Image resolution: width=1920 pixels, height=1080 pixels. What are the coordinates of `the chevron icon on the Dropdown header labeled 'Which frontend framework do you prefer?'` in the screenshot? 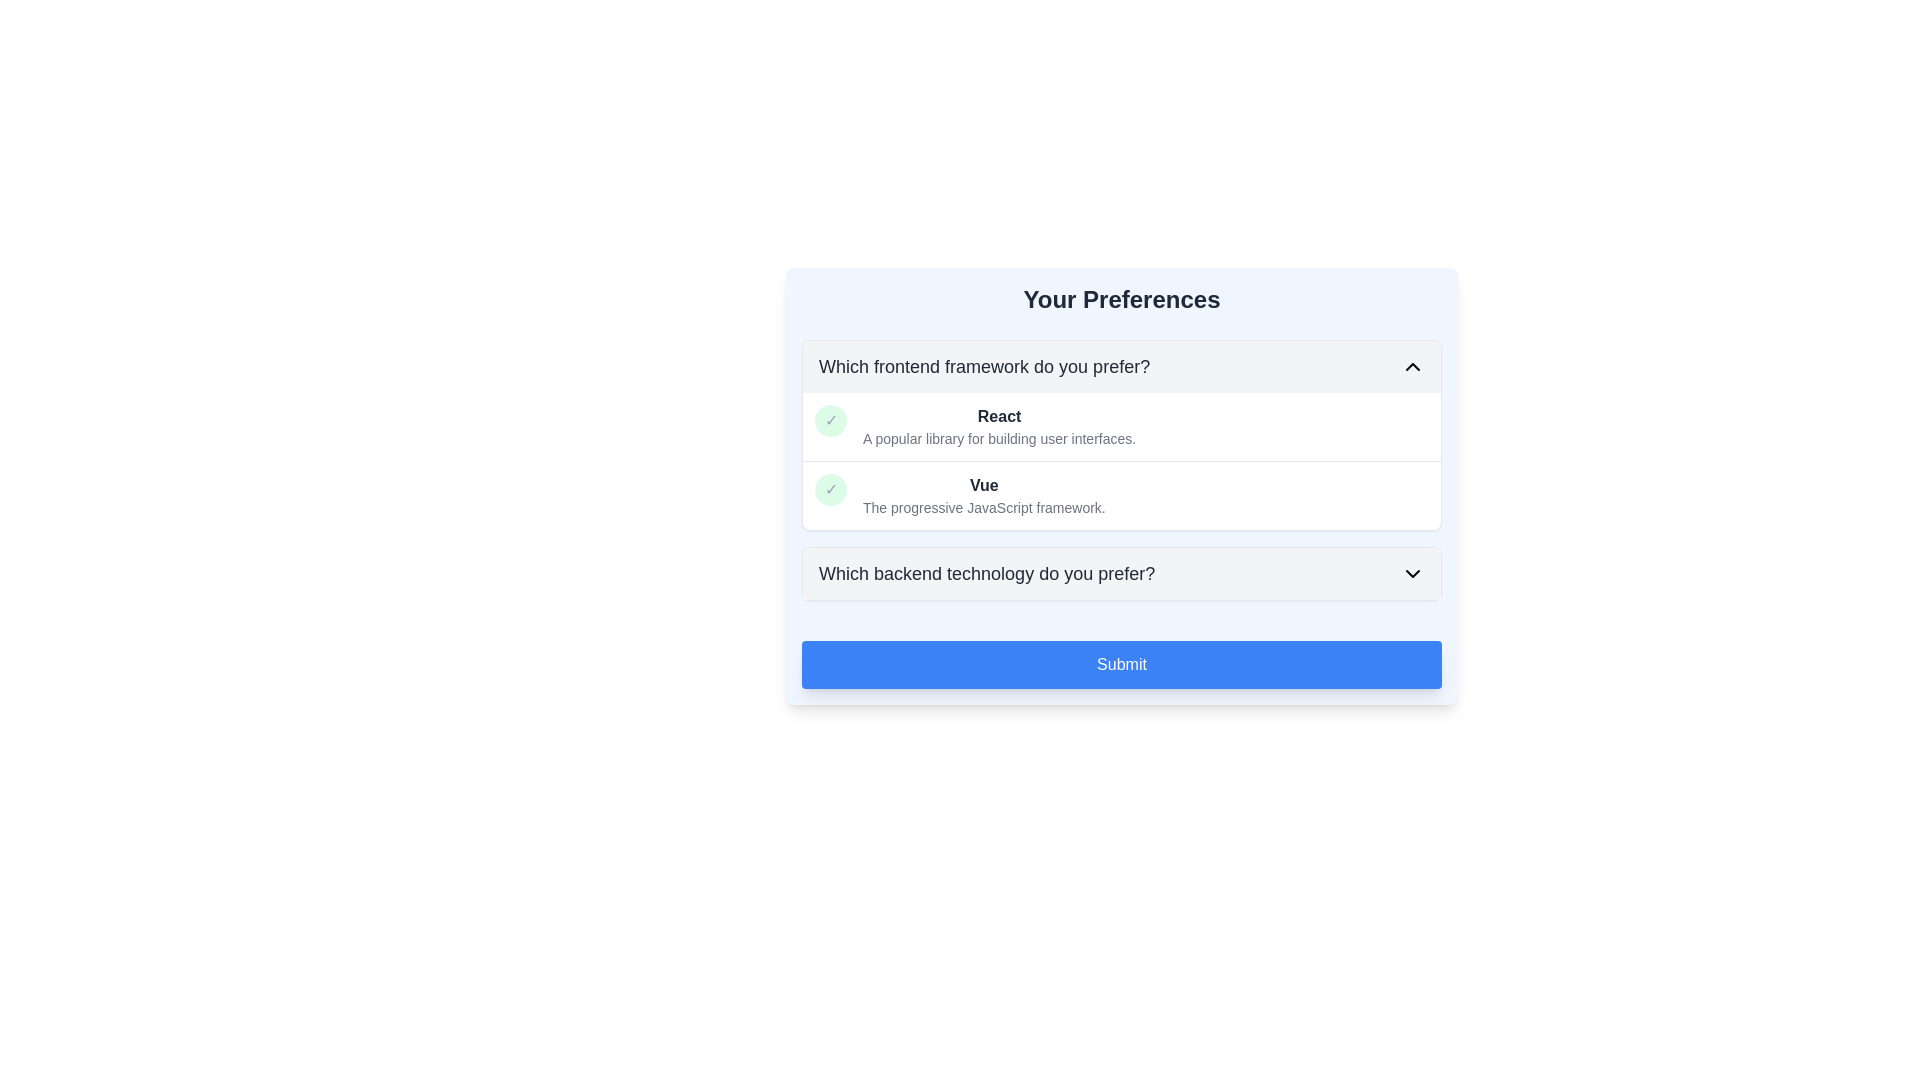 It's located at (1122, 366).